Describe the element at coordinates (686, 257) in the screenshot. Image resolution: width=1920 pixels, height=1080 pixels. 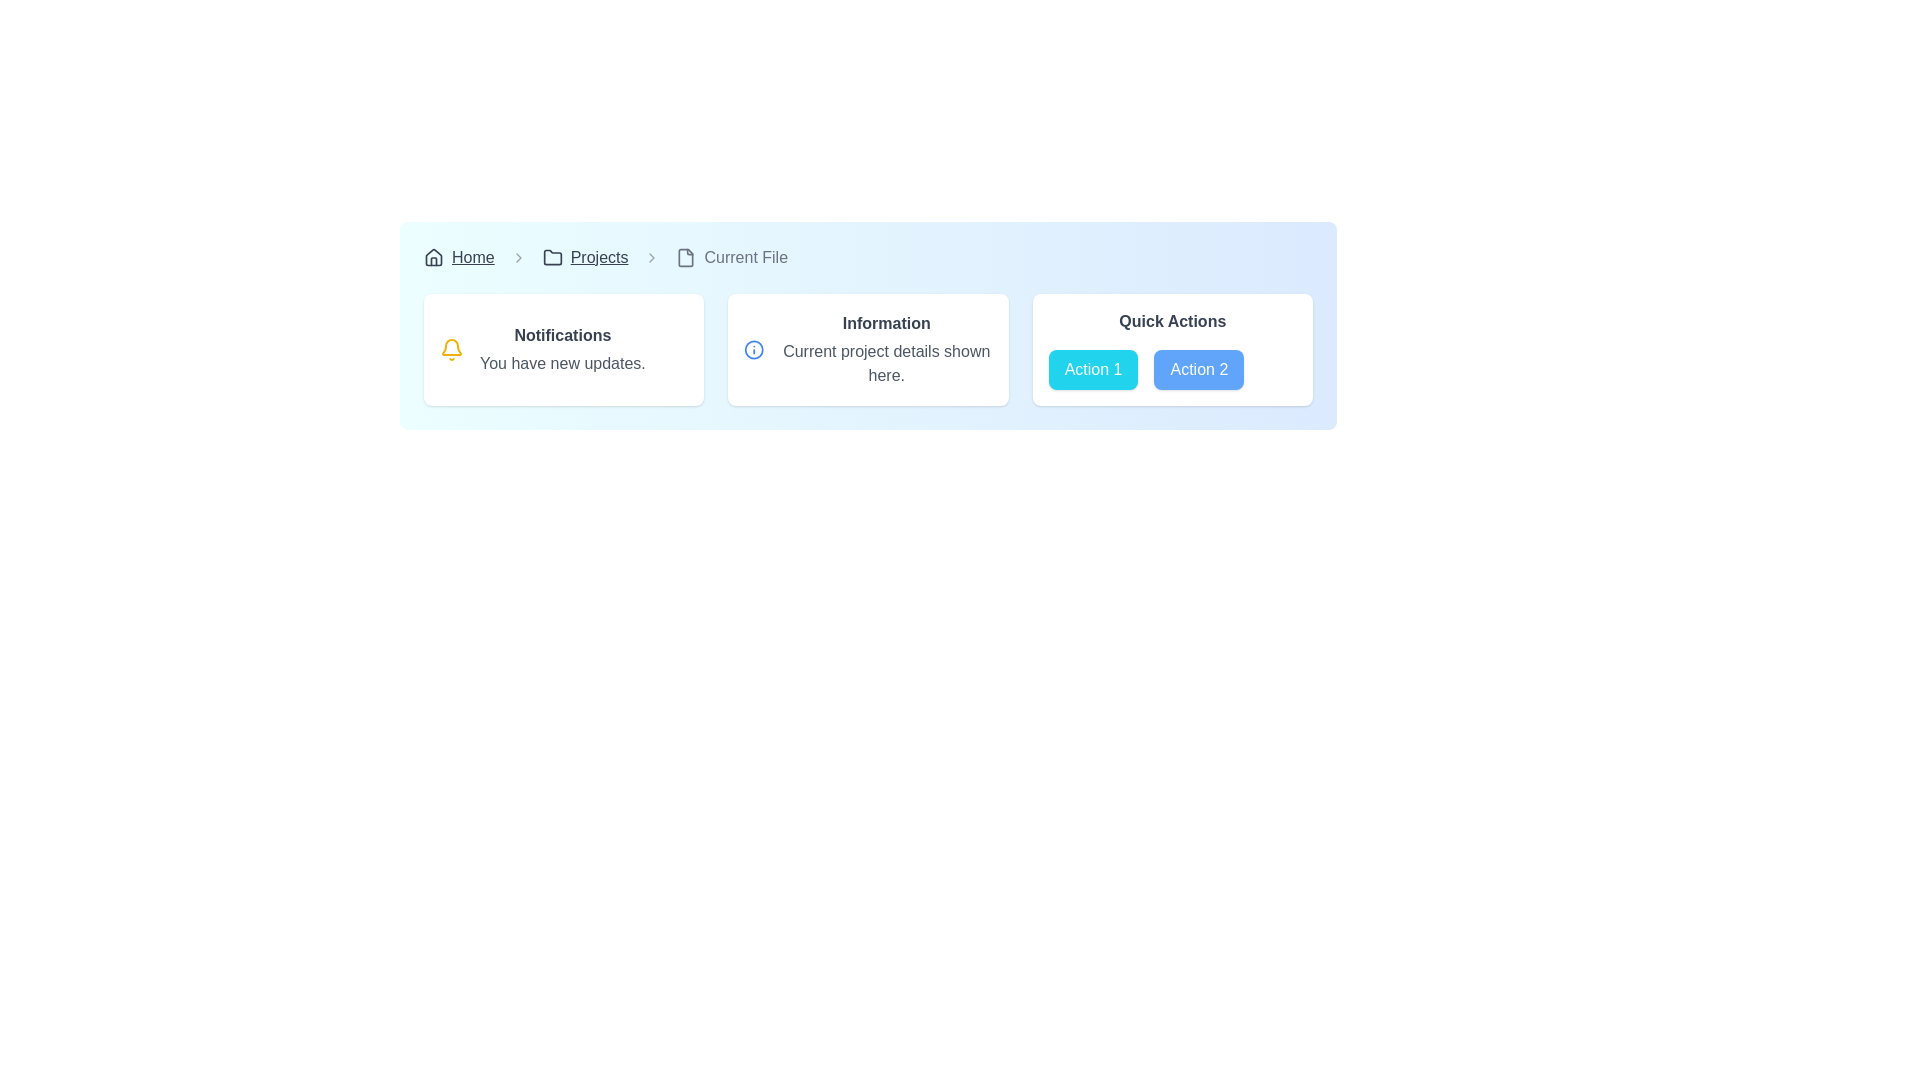
I see `the SVG icon resembling a file or document, which is located in the breadcrumb navigation just before the 'Current File' text` at that location.